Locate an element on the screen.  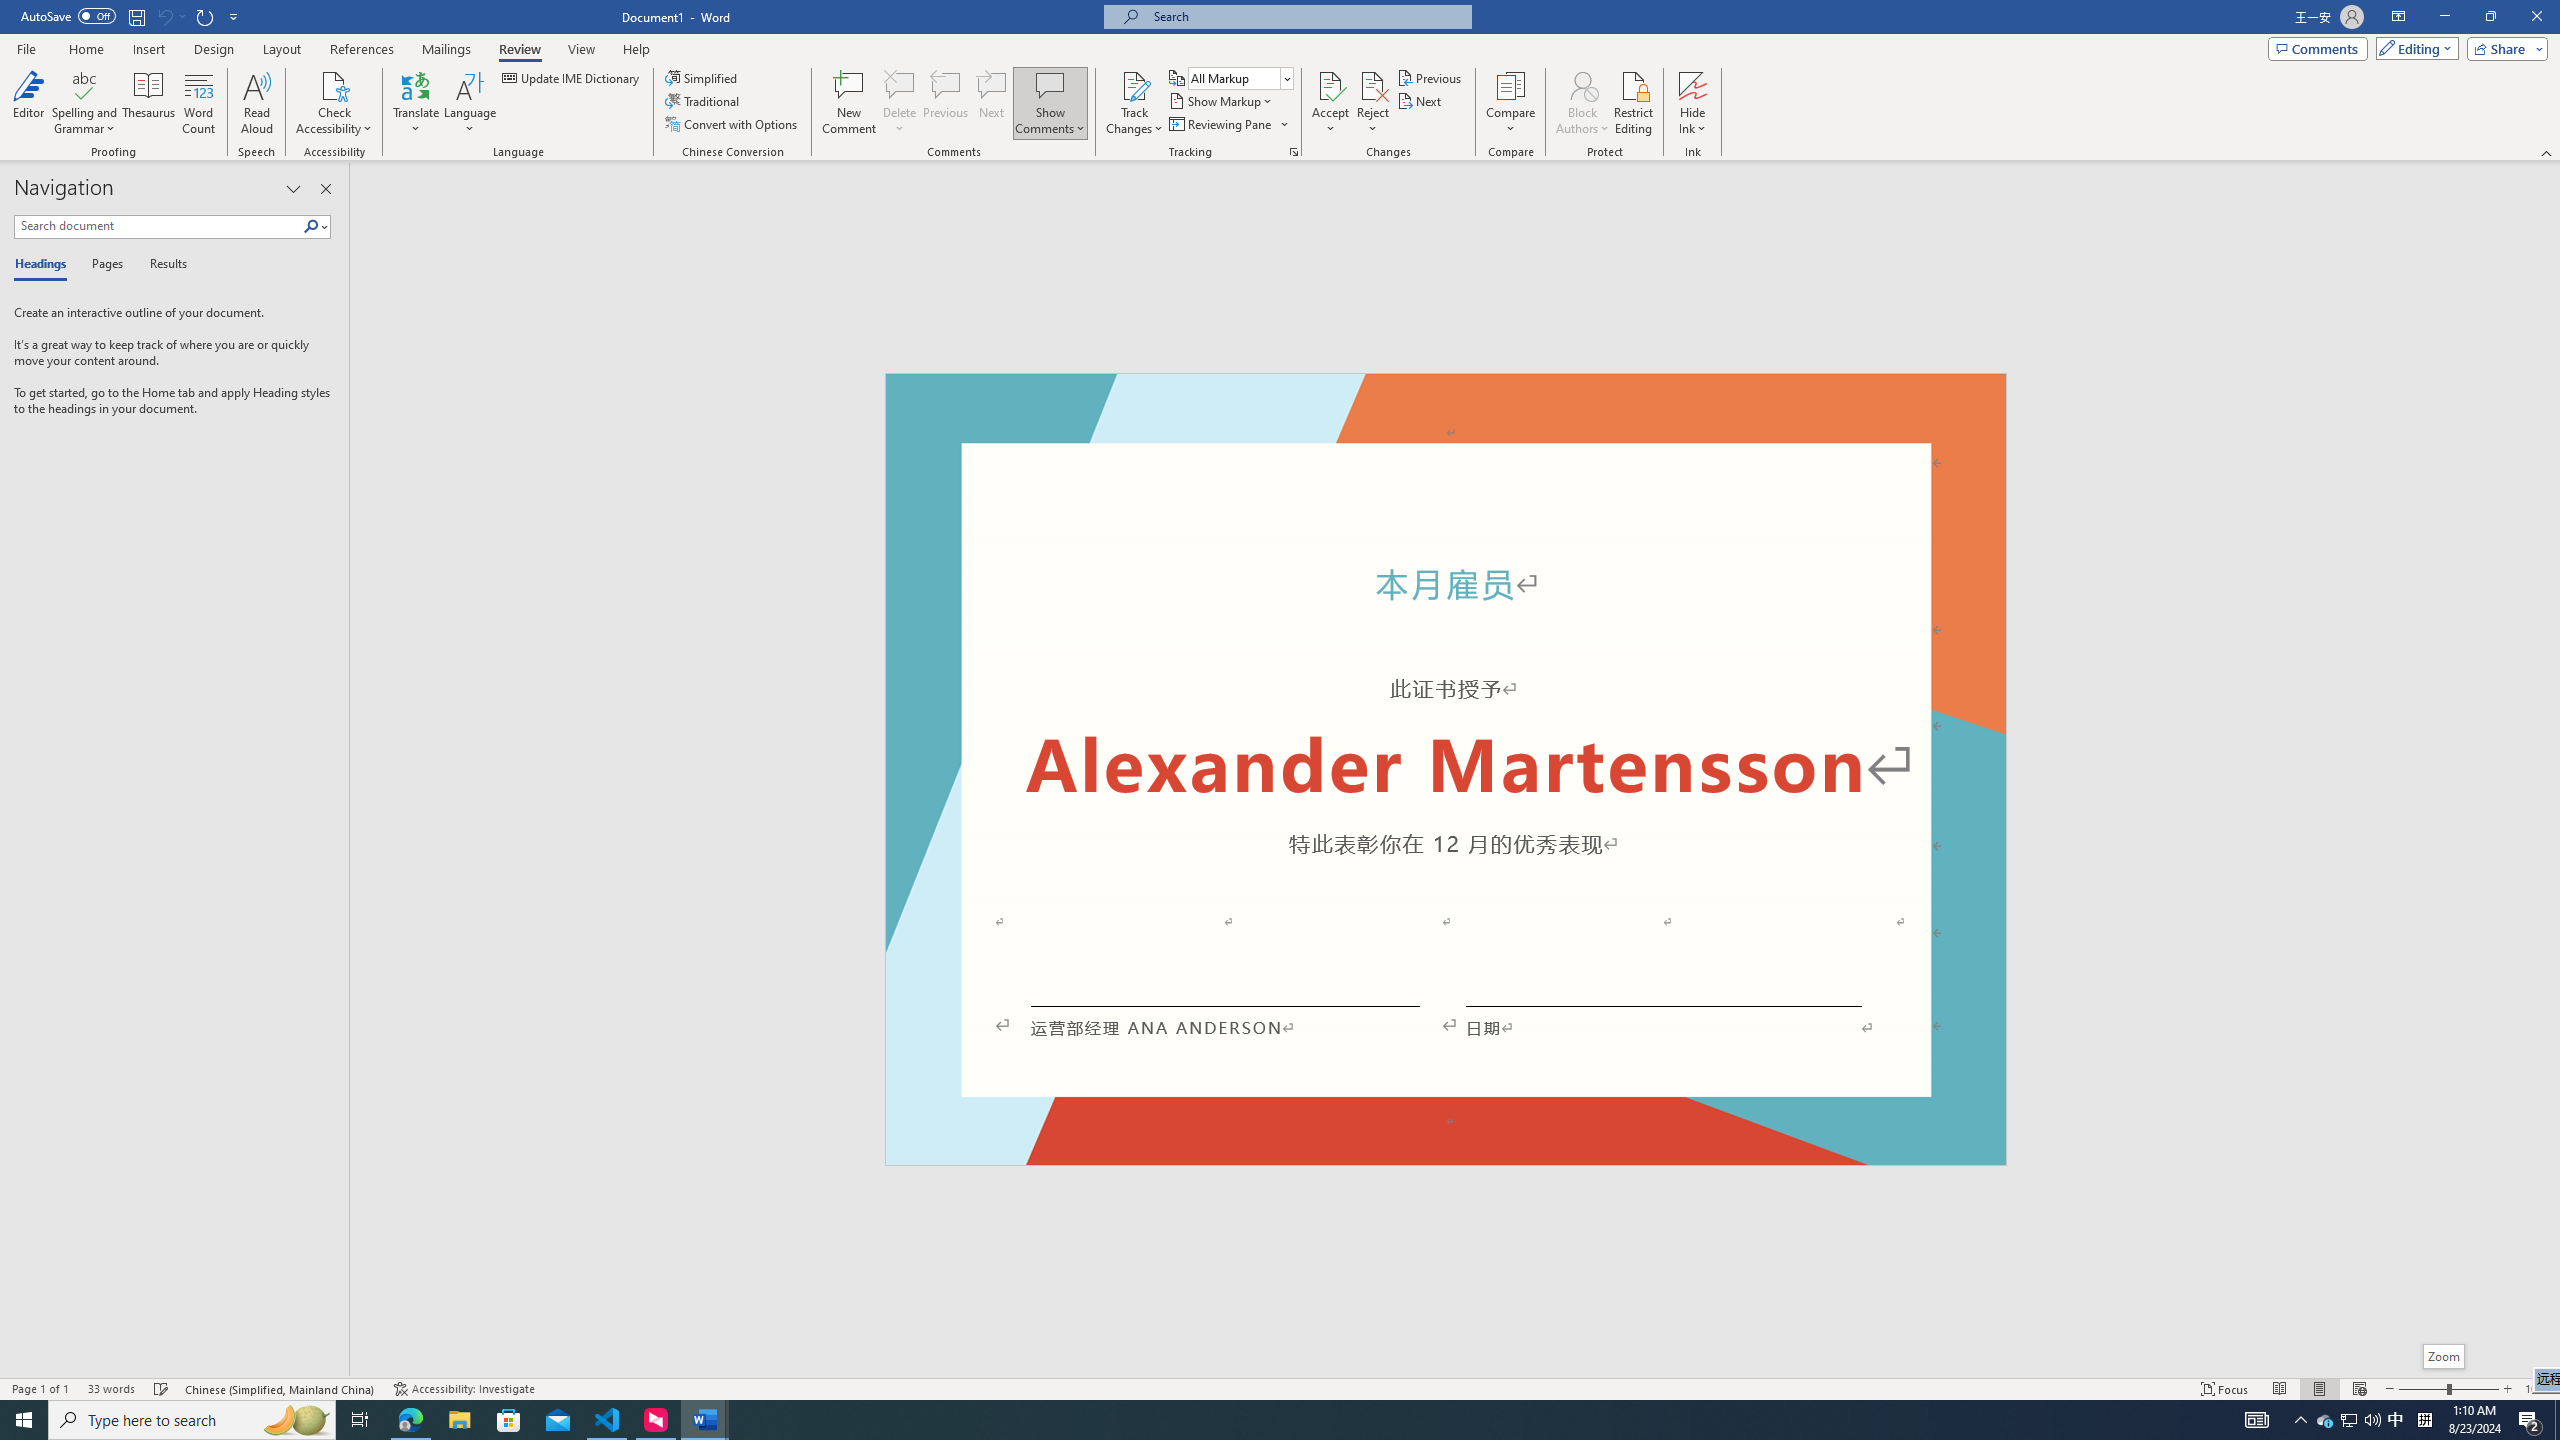
'Display for Review' is located at coordinates (1239, 77).